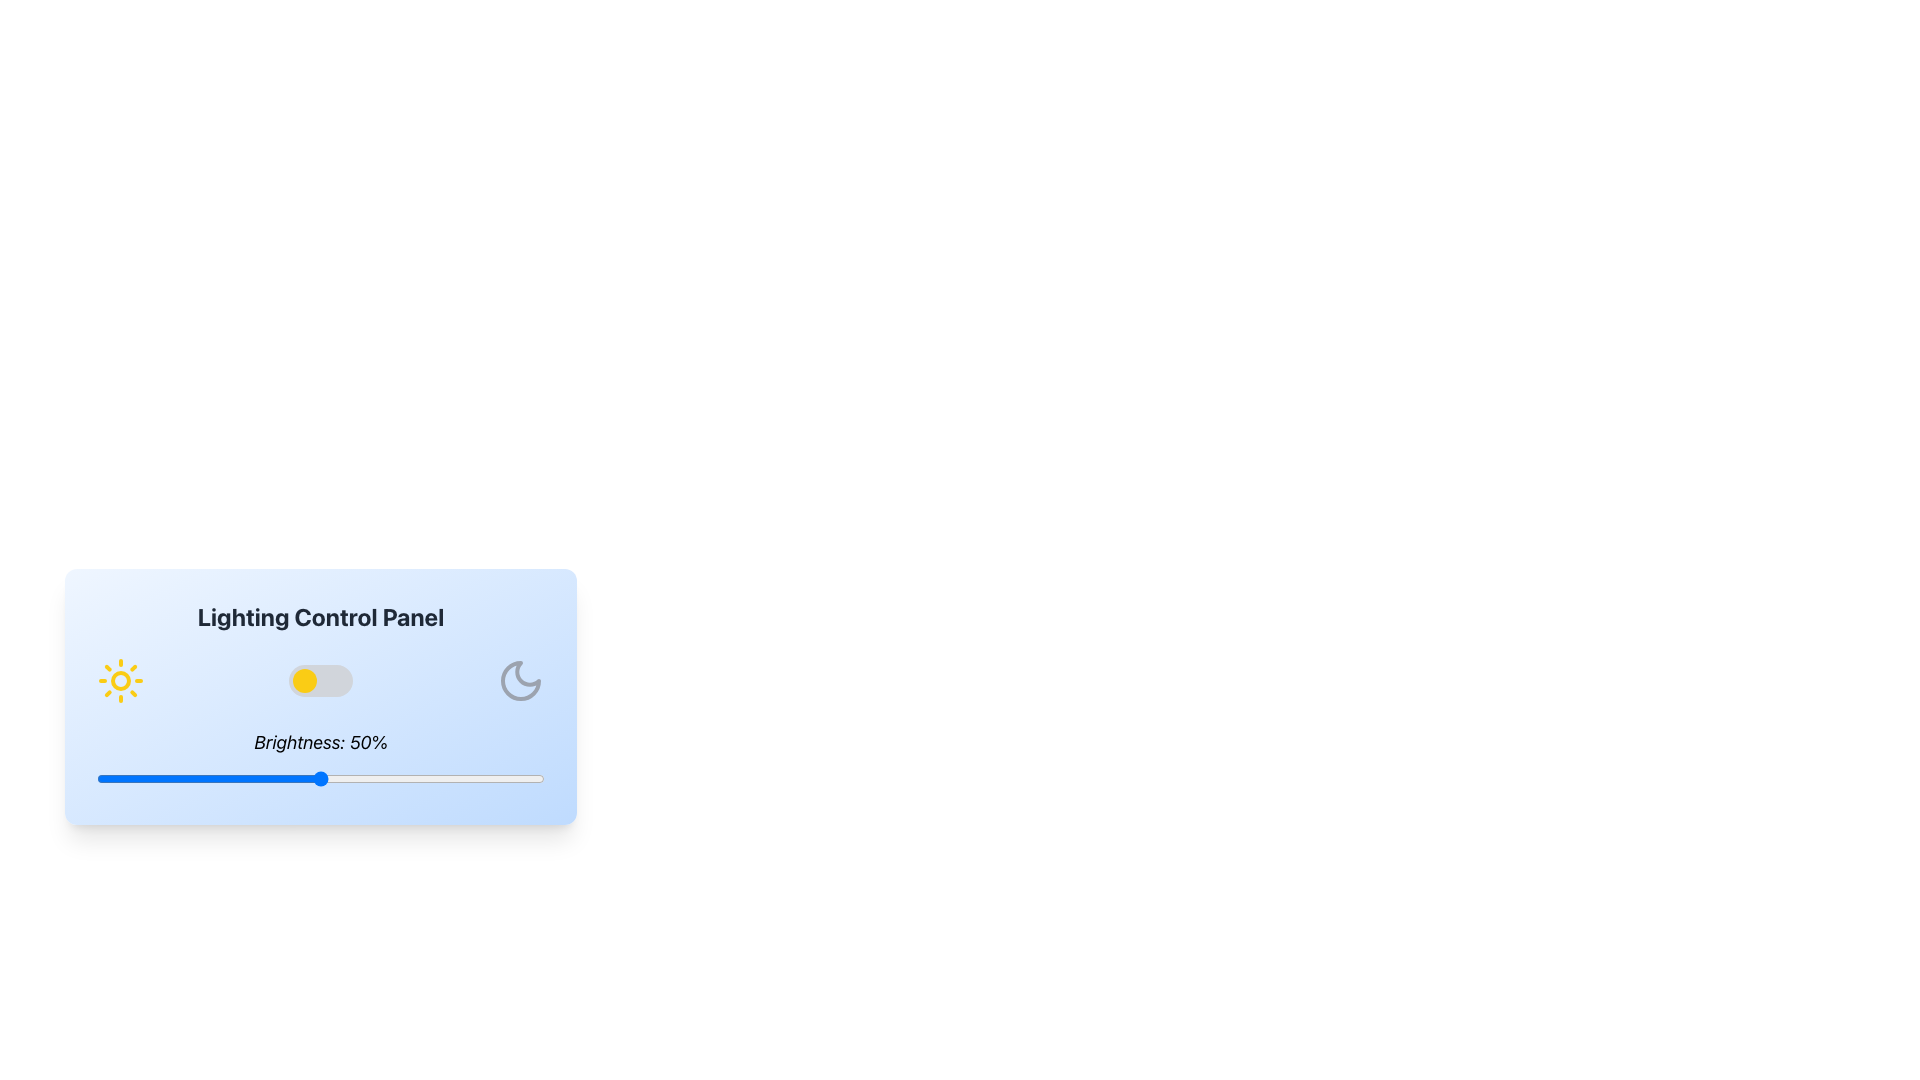  Describe the element at coordinates (297, 778) in the screenshot. I see `the brightness level` at that location.